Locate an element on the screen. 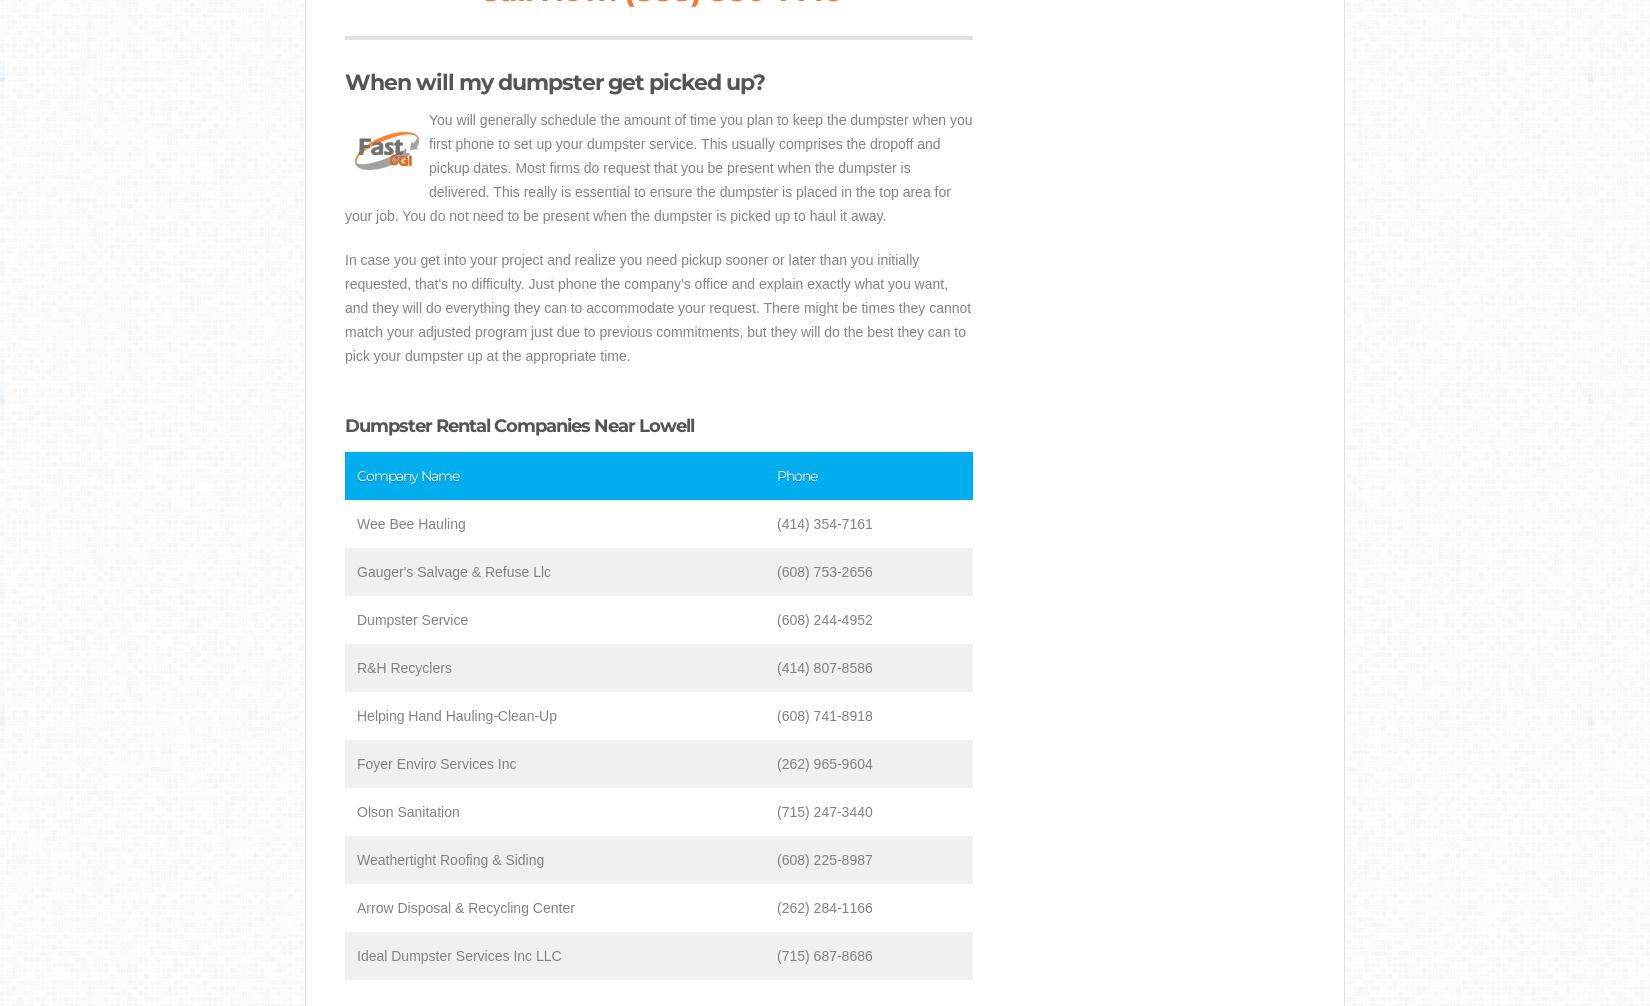  'Weathertight Roofing & Siding' is located at coordinates (357, 859).